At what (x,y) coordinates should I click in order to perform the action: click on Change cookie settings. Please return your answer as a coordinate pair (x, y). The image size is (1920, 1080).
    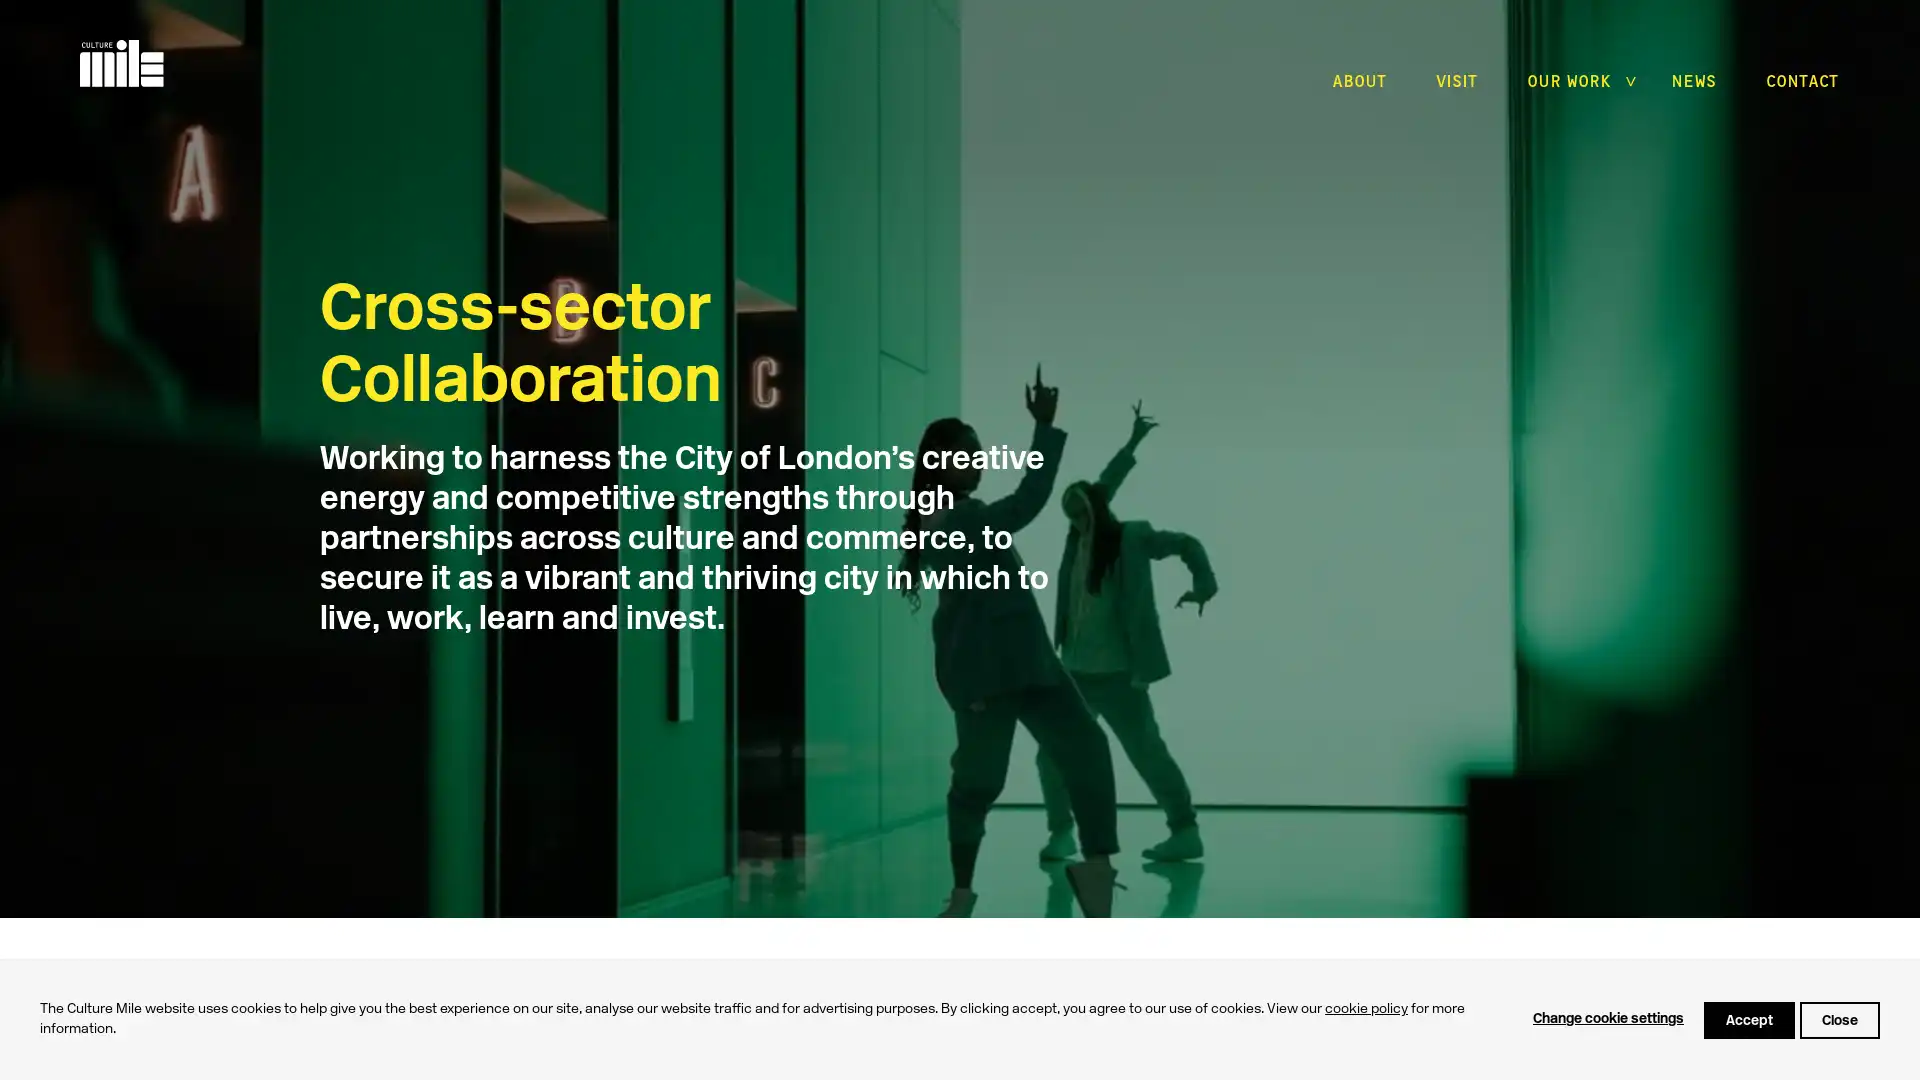
    Looking at the image, I should click on (1608, 1019).